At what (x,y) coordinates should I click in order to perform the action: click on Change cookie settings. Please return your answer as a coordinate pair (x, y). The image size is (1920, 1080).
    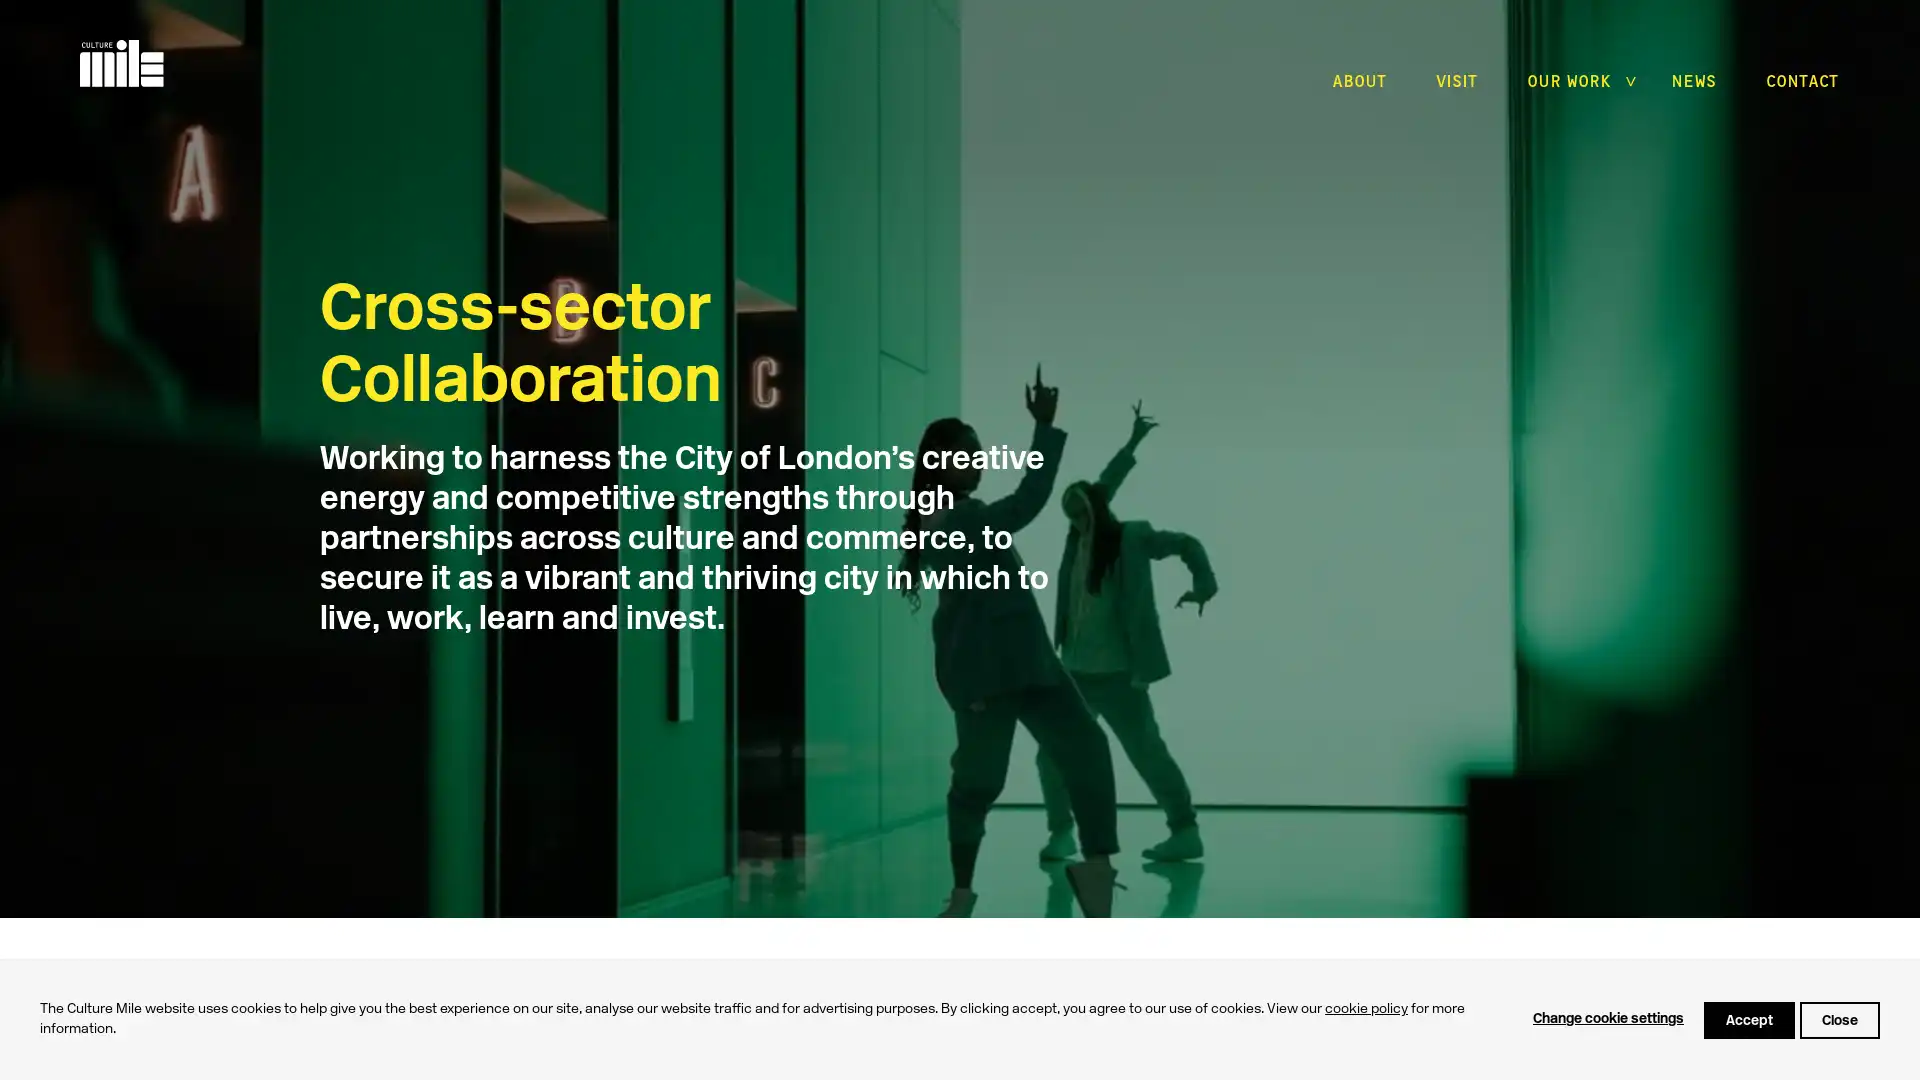
    Looking at the image, I should click on (1608, 1019).